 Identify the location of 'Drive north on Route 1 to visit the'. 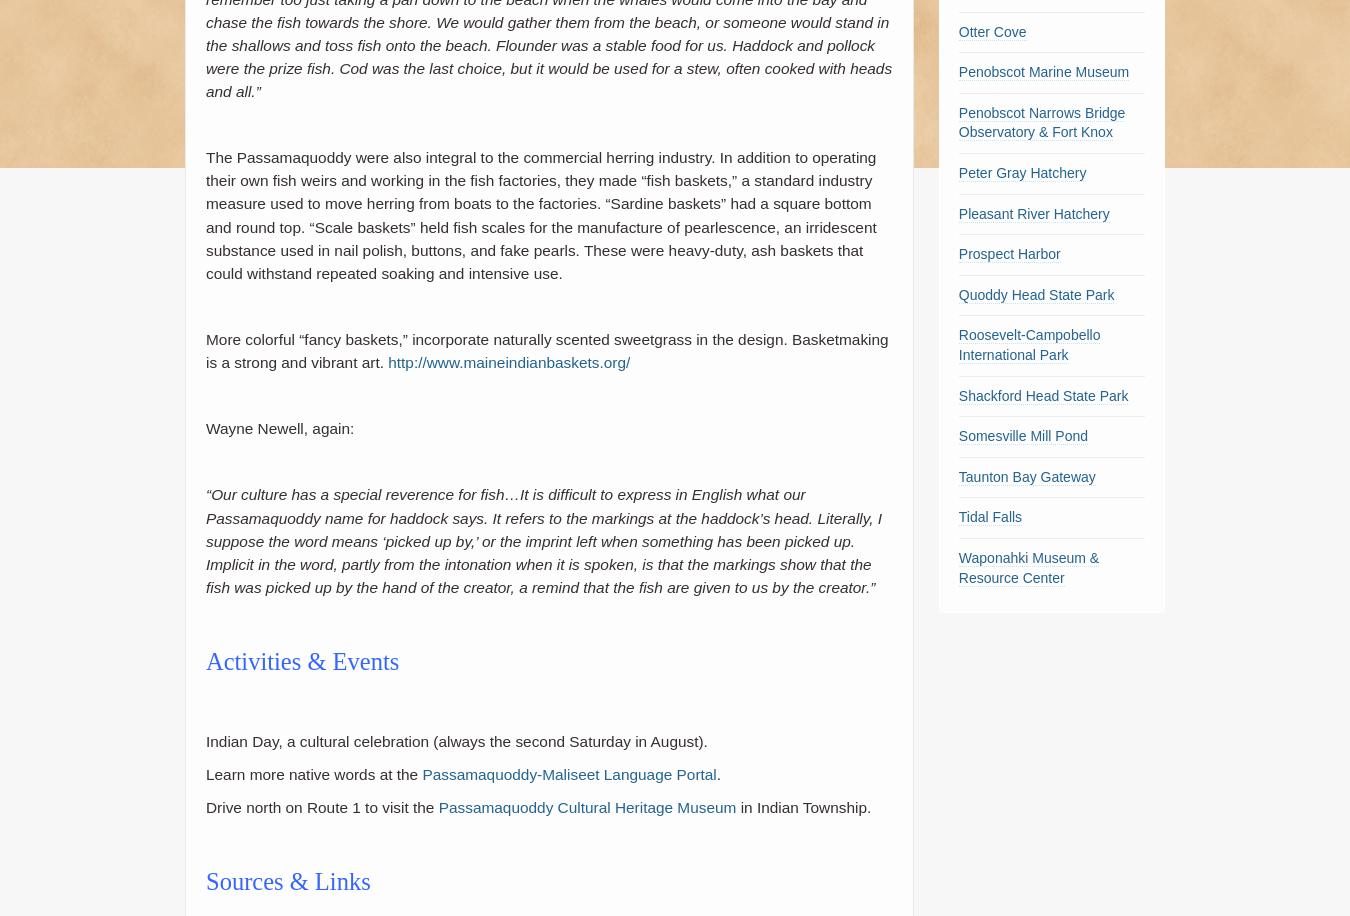
(320, 807).